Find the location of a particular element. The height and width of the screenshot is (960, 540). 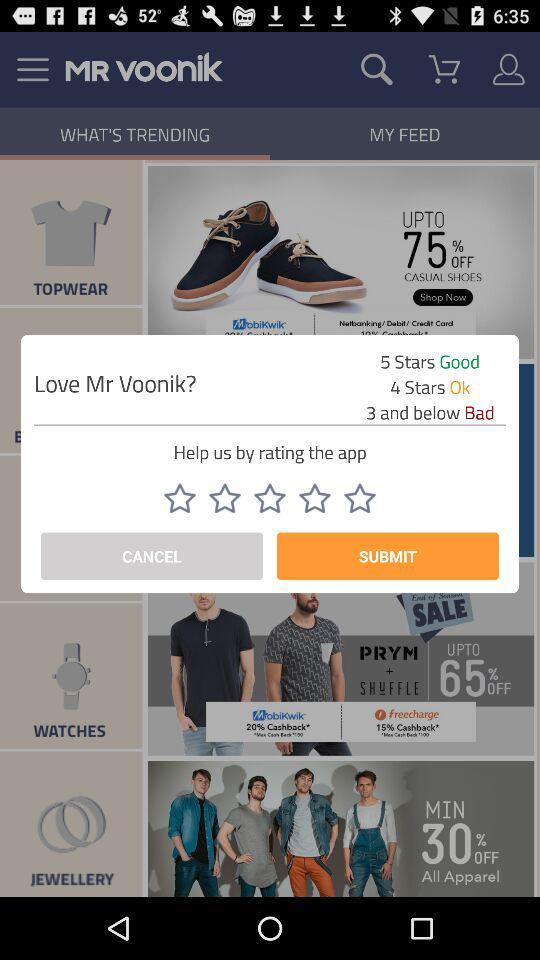

item above cancel is located at coordinates (224, 497).